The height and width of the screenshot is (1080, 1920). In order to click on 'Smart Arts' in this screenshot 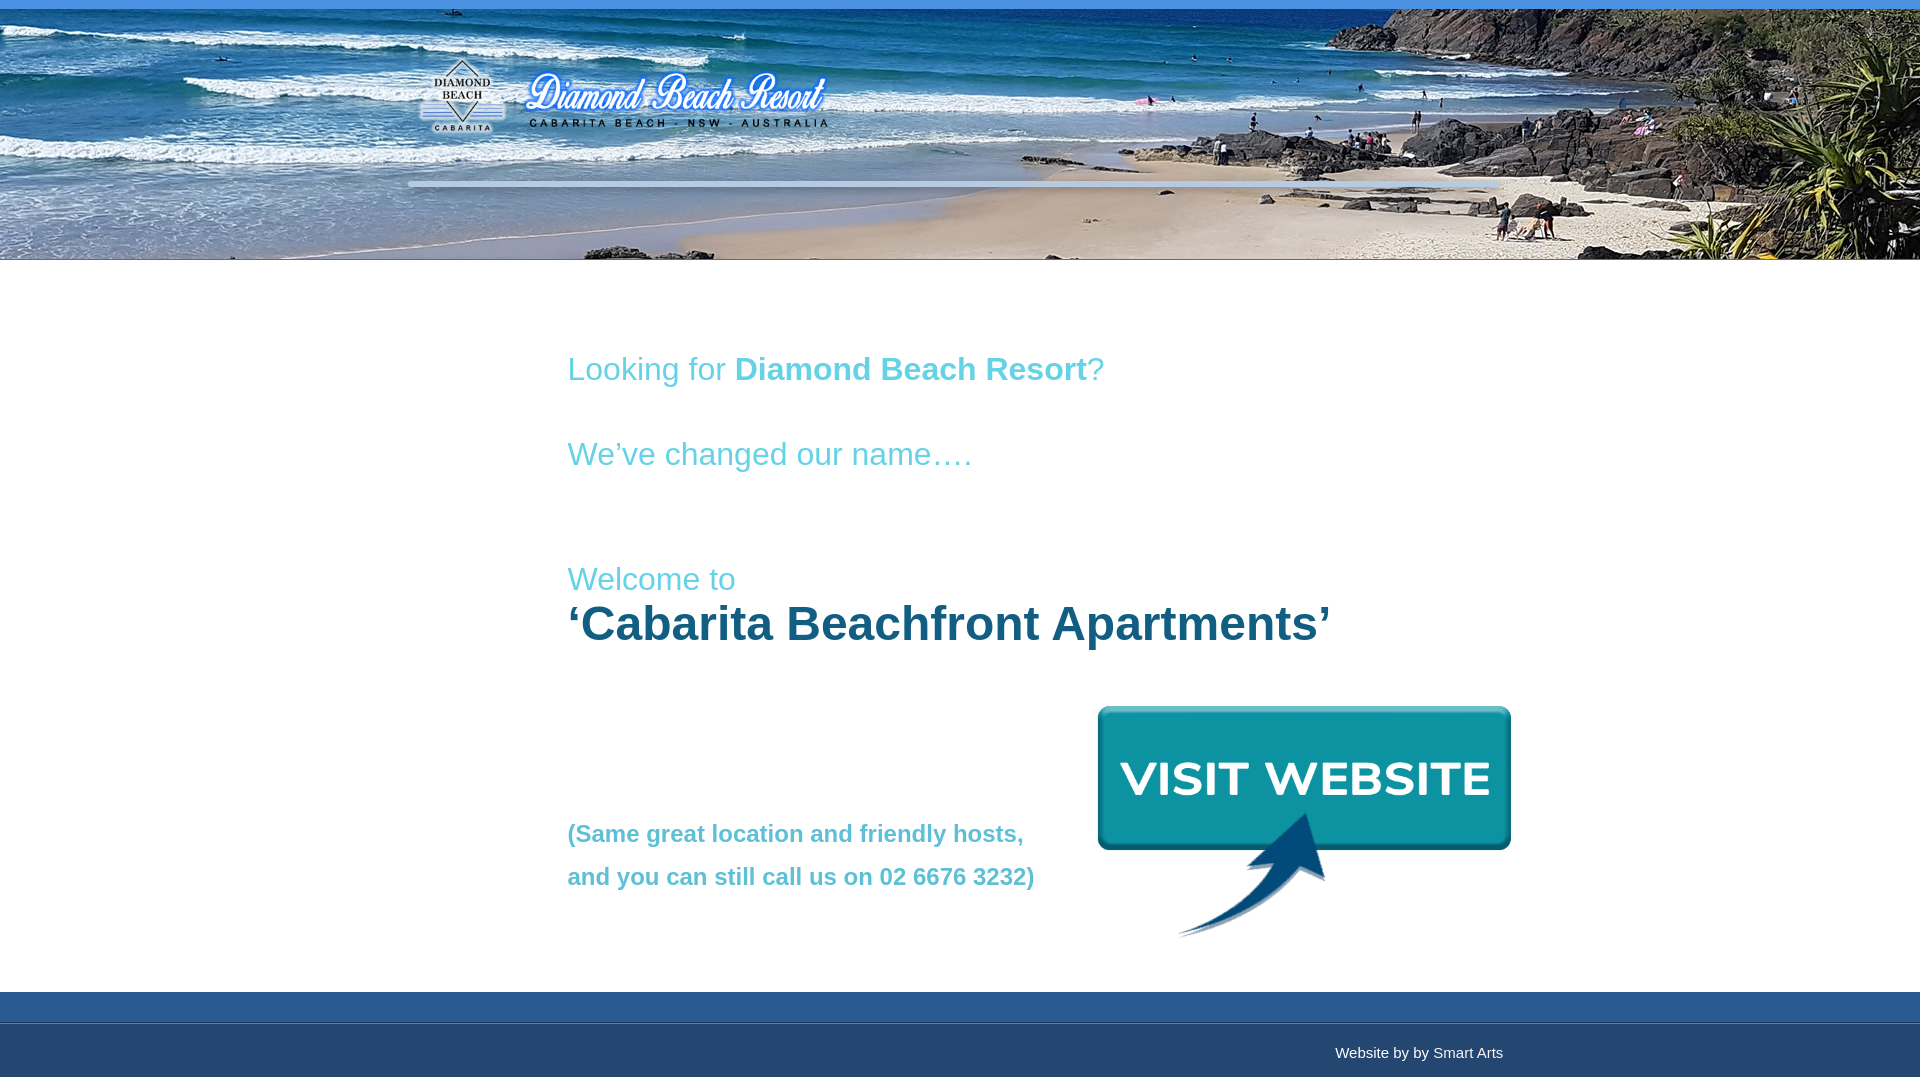, I will do `click(1468, 1051)`.